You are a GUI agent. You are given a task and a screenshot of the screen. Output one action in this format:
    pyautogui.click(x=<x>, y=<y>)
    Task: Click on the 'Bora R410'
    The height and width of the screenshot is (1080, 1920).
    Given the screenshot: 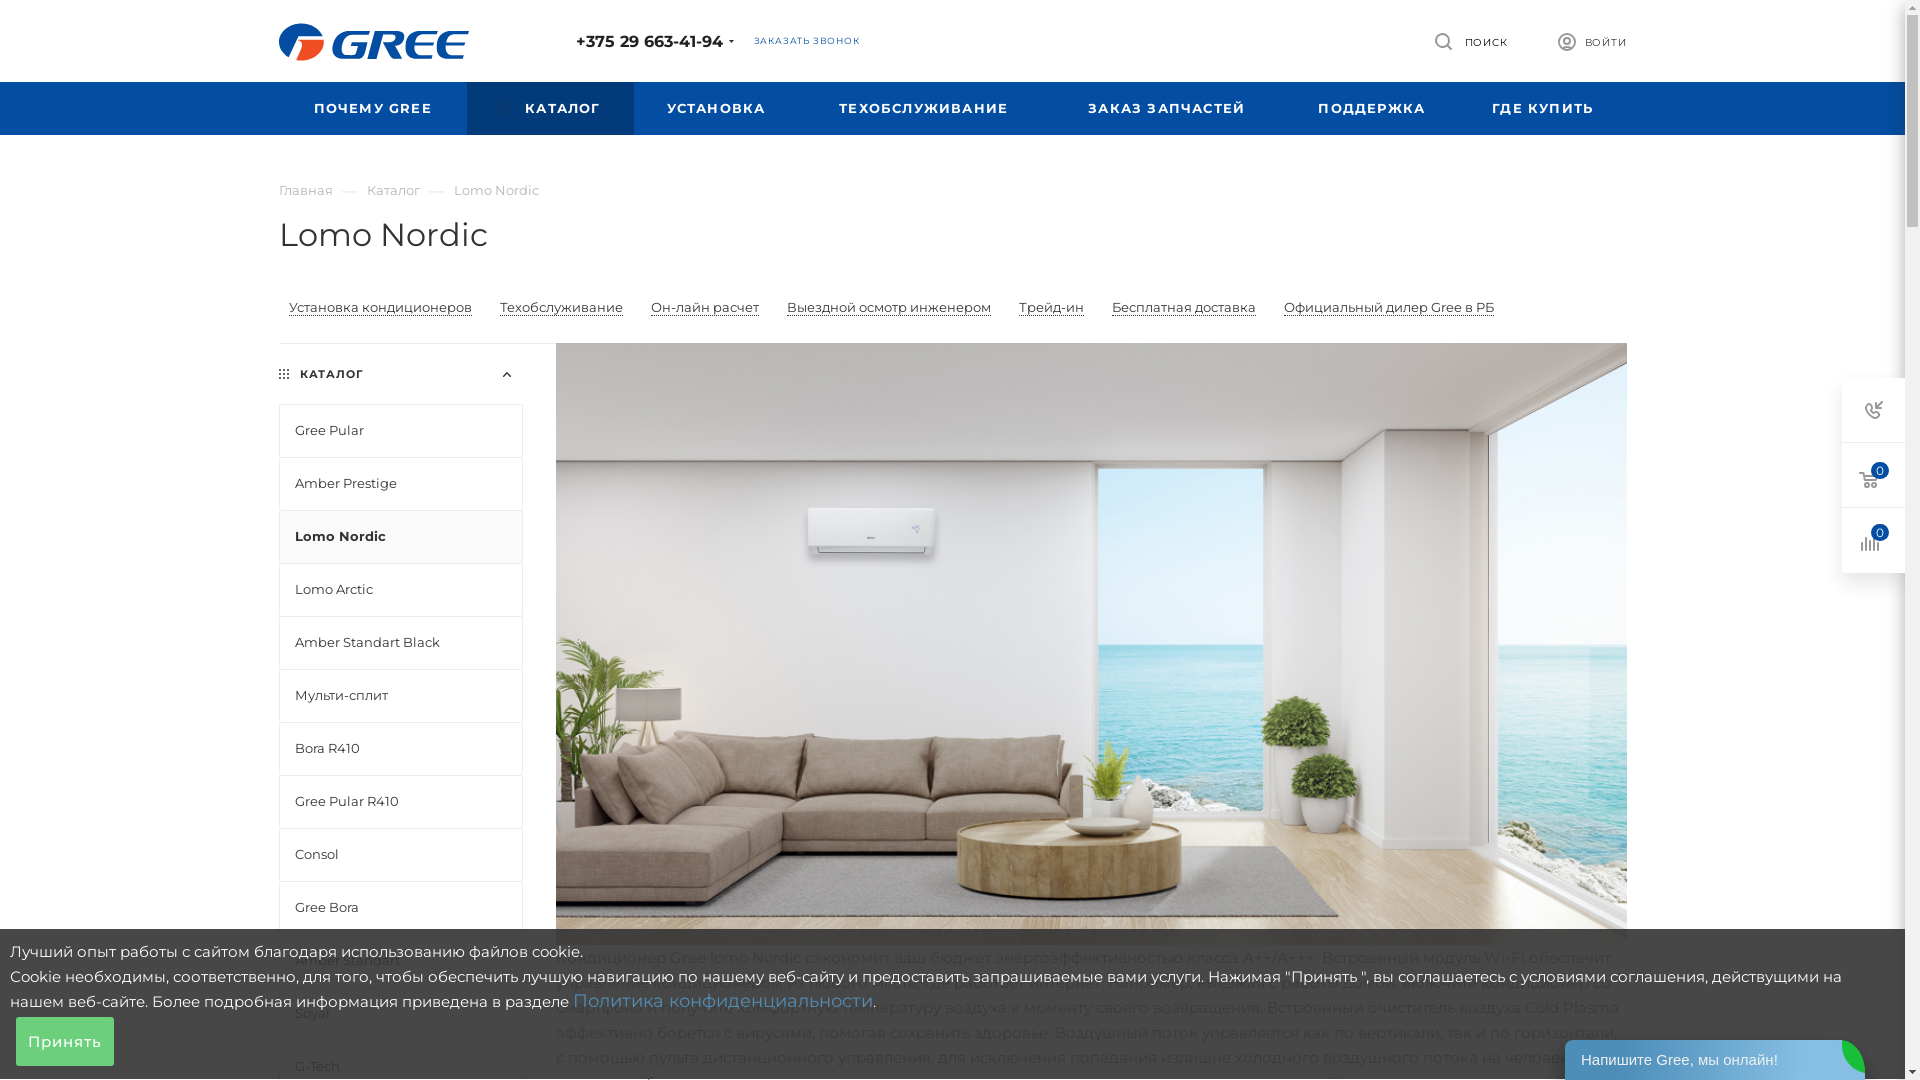 What is the action you would take?
    pyautogui.click(x=399, y=748)
    